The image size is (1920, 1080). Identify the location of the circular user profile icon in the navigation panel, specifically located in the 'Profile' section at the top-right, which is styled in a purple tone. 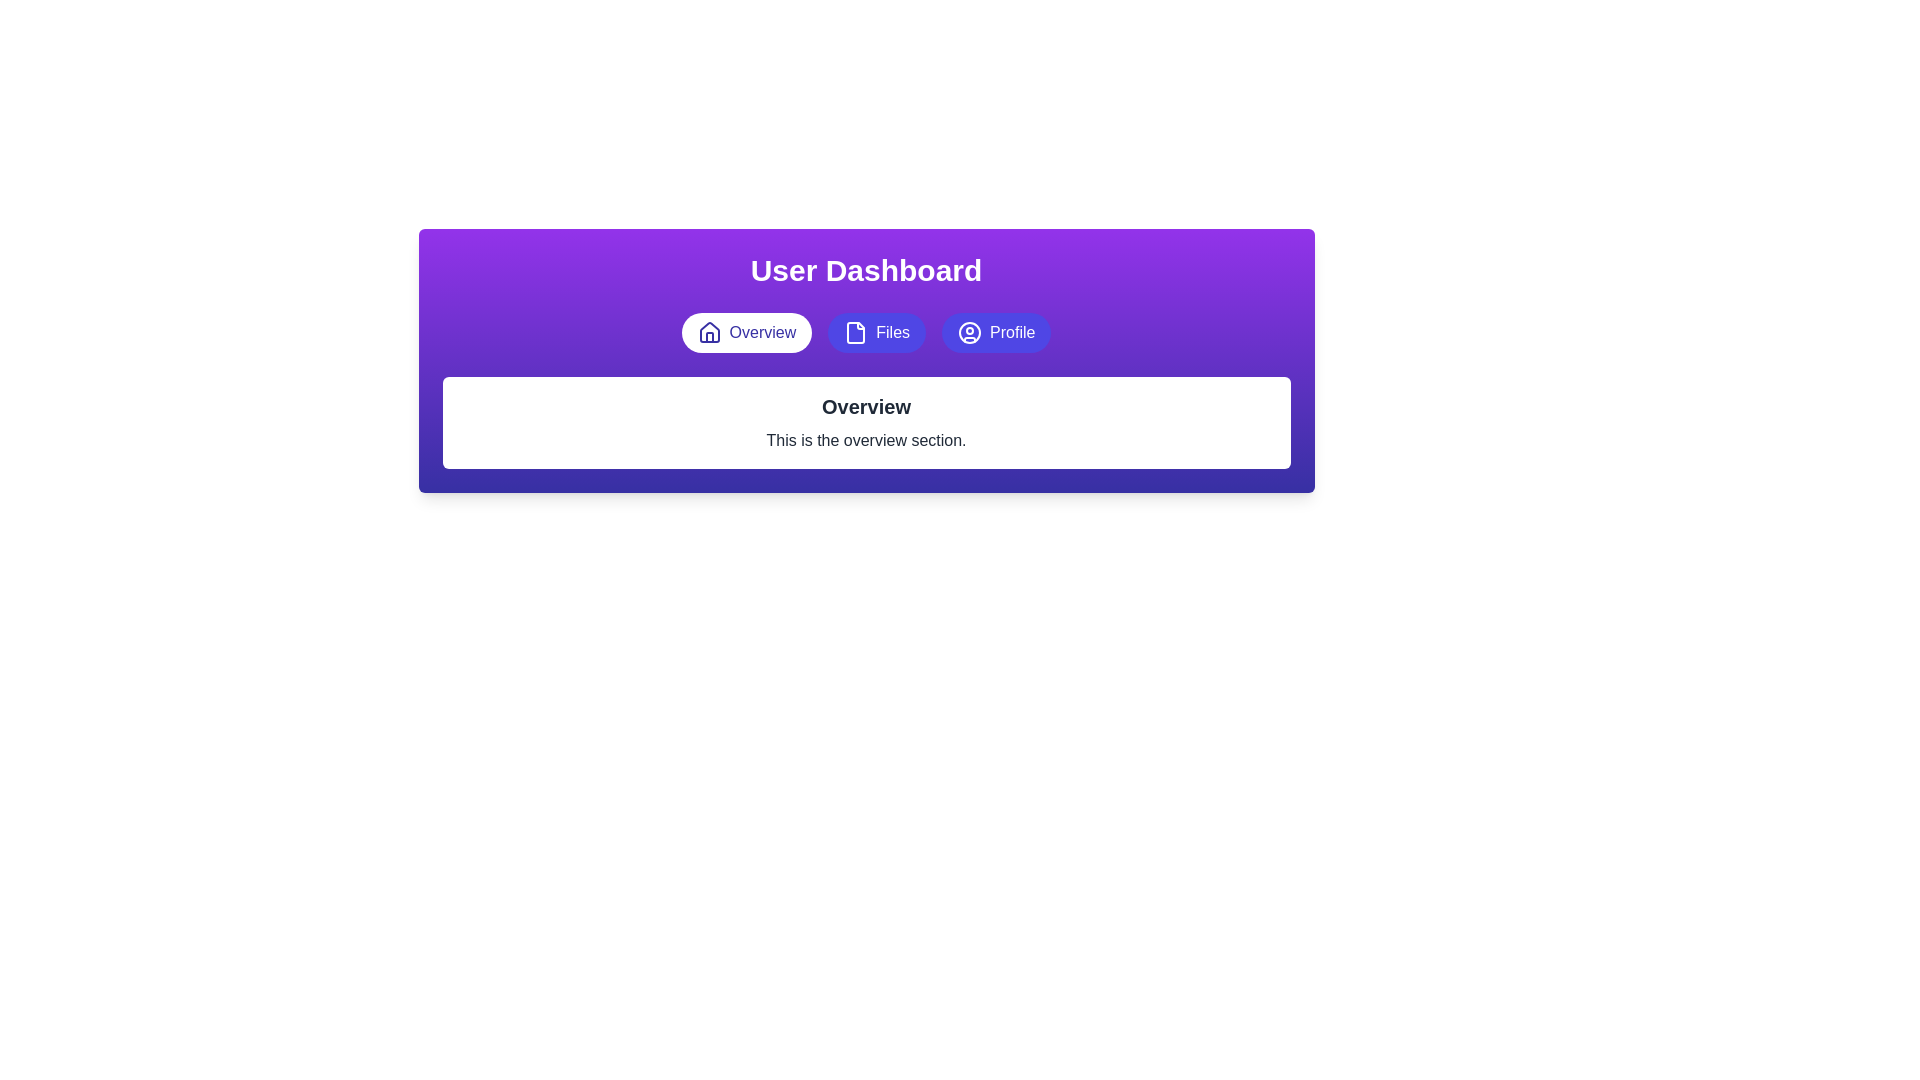
(969, 331).